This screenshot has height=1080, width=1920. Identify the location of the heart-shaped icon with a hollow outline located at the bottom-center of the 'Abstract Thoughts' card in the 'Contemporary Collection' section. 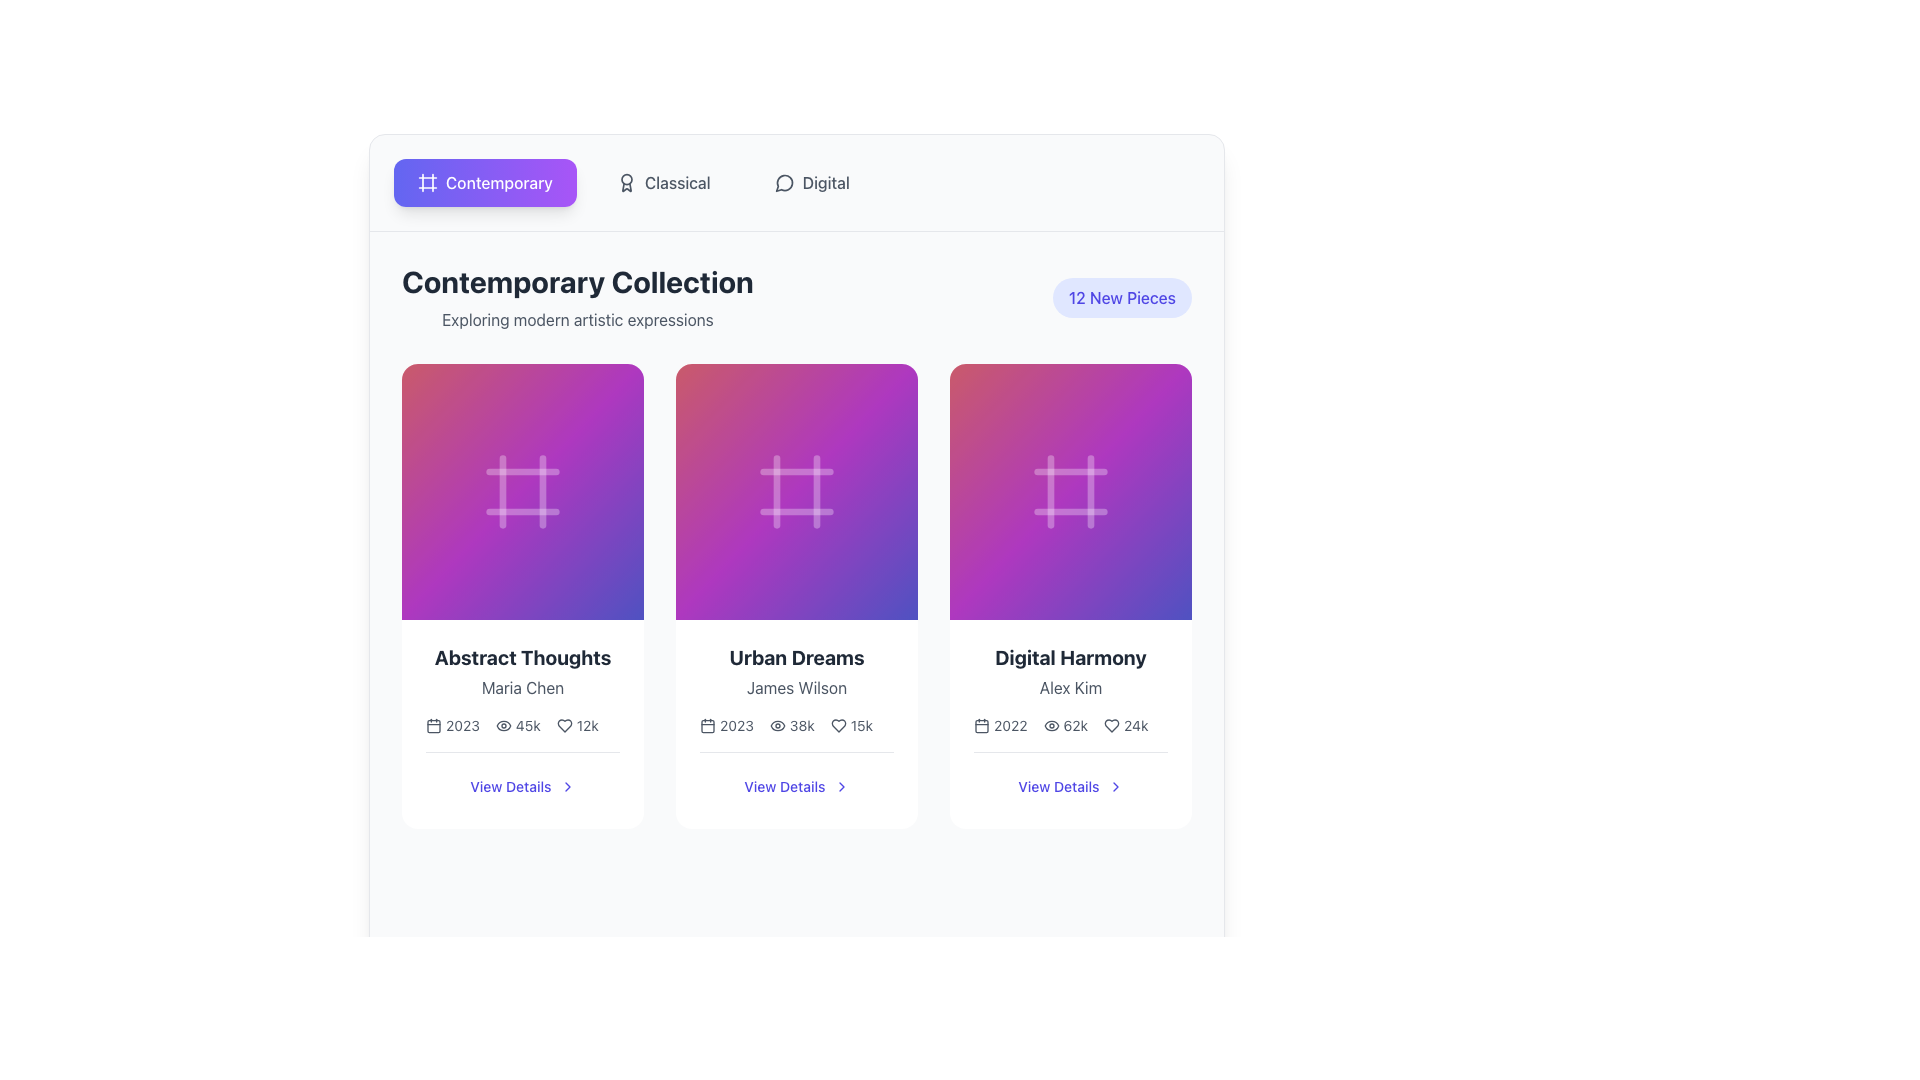
(563, 725).